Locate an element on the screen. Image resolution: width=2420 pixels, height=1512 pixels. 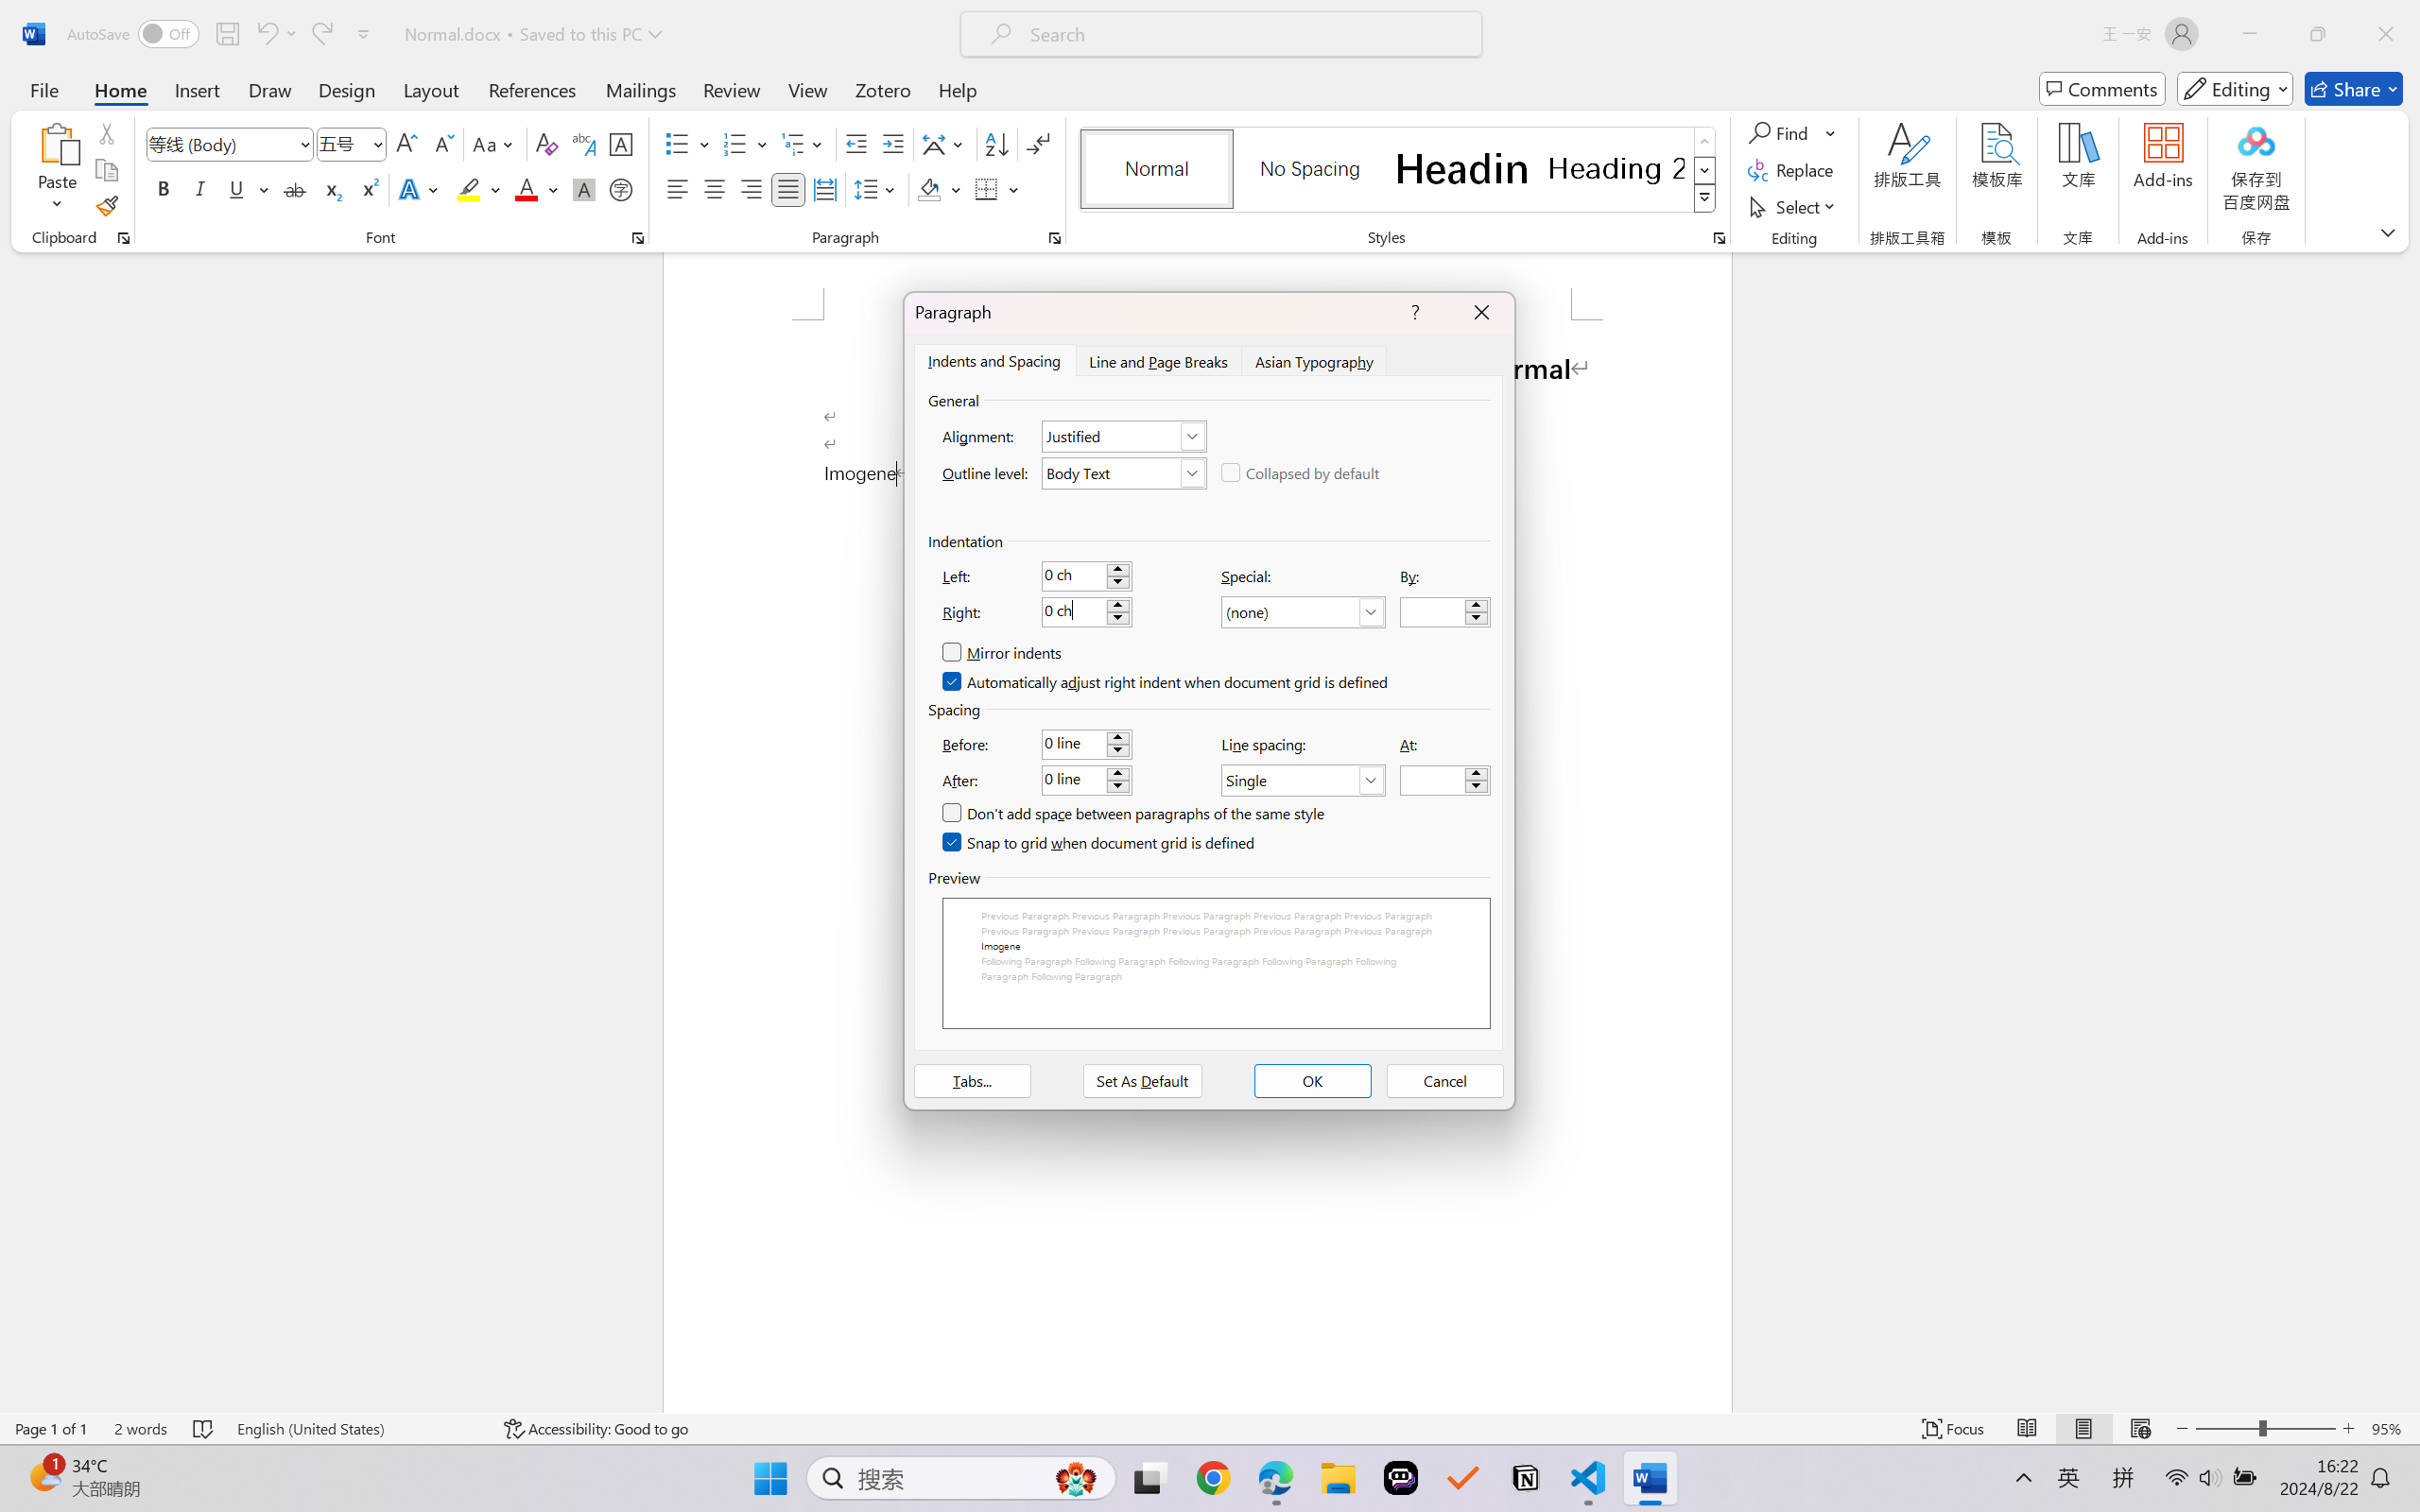
'Strikethrough' is located at coordinates (294, 188).